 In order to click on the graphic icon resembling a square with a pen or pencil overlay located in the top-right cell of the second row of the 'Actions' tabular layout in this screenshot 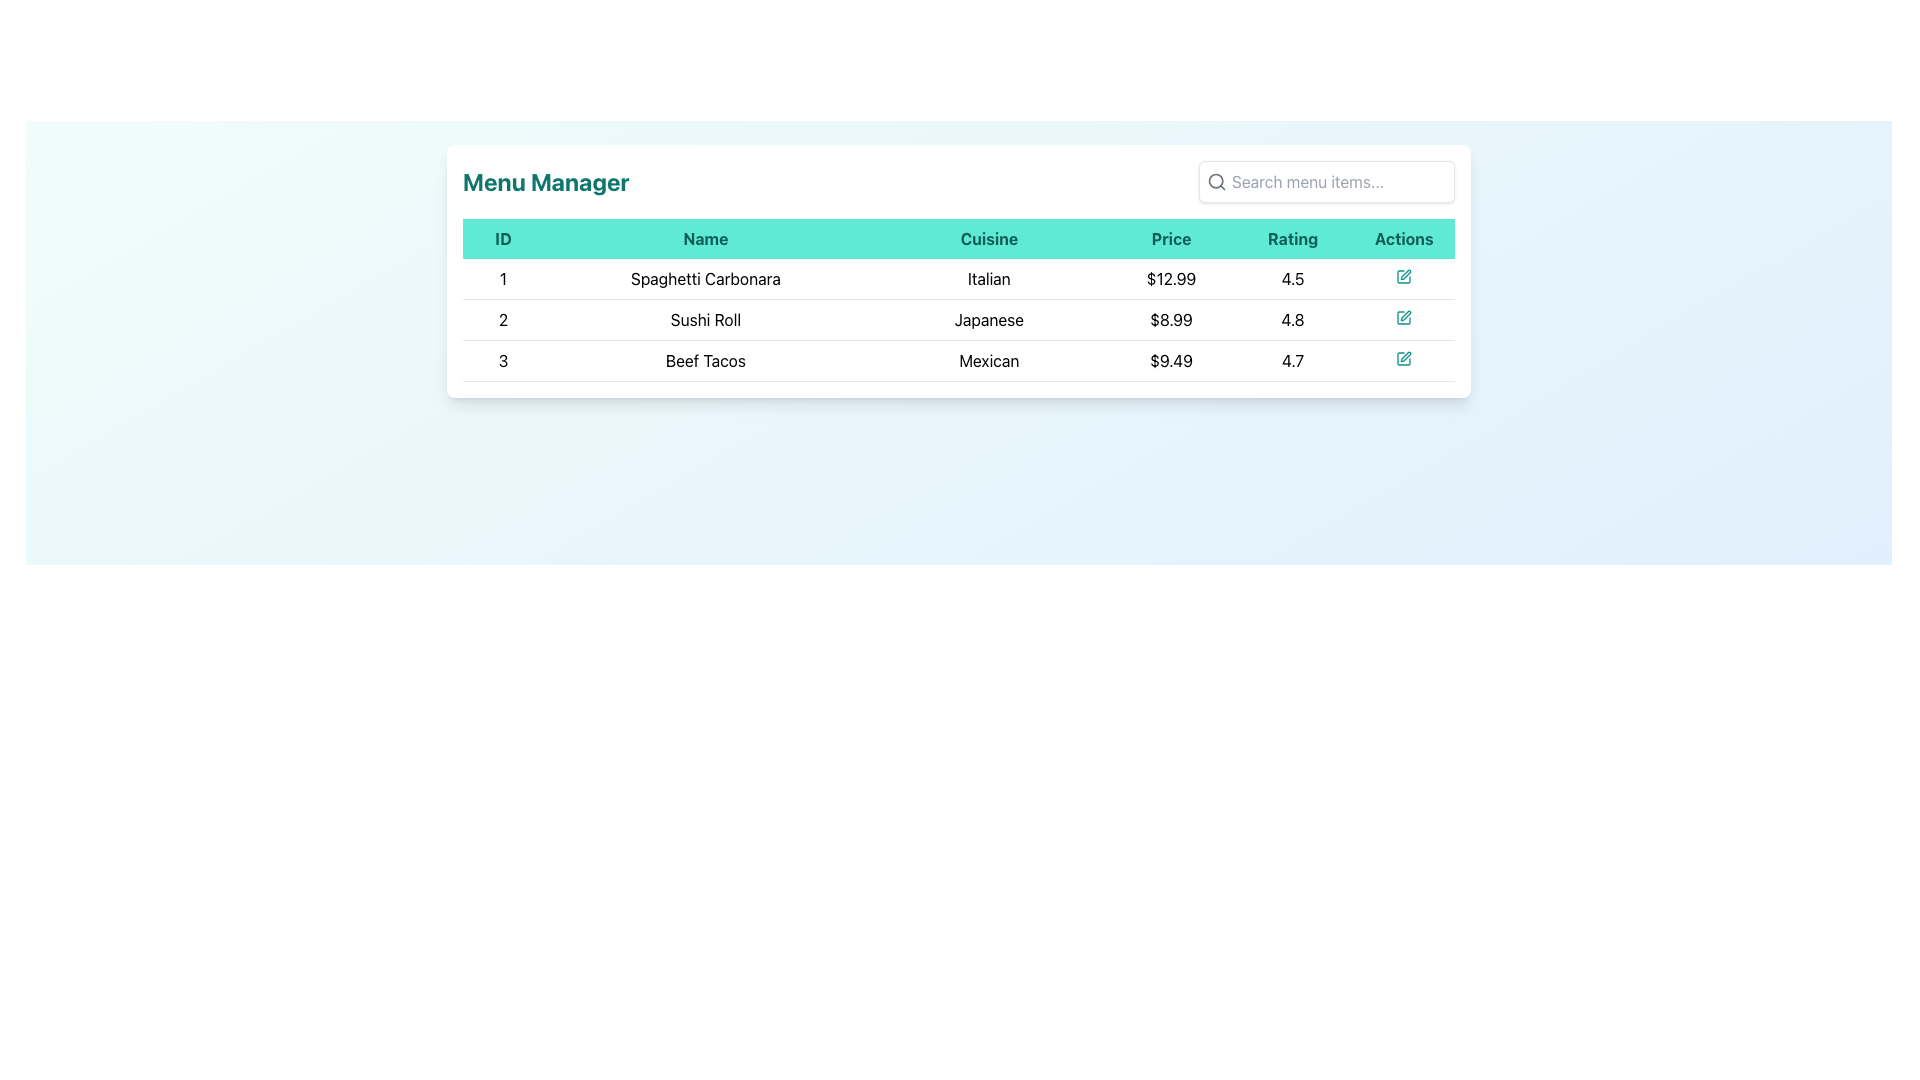, I will do `click(1403, 316)`.